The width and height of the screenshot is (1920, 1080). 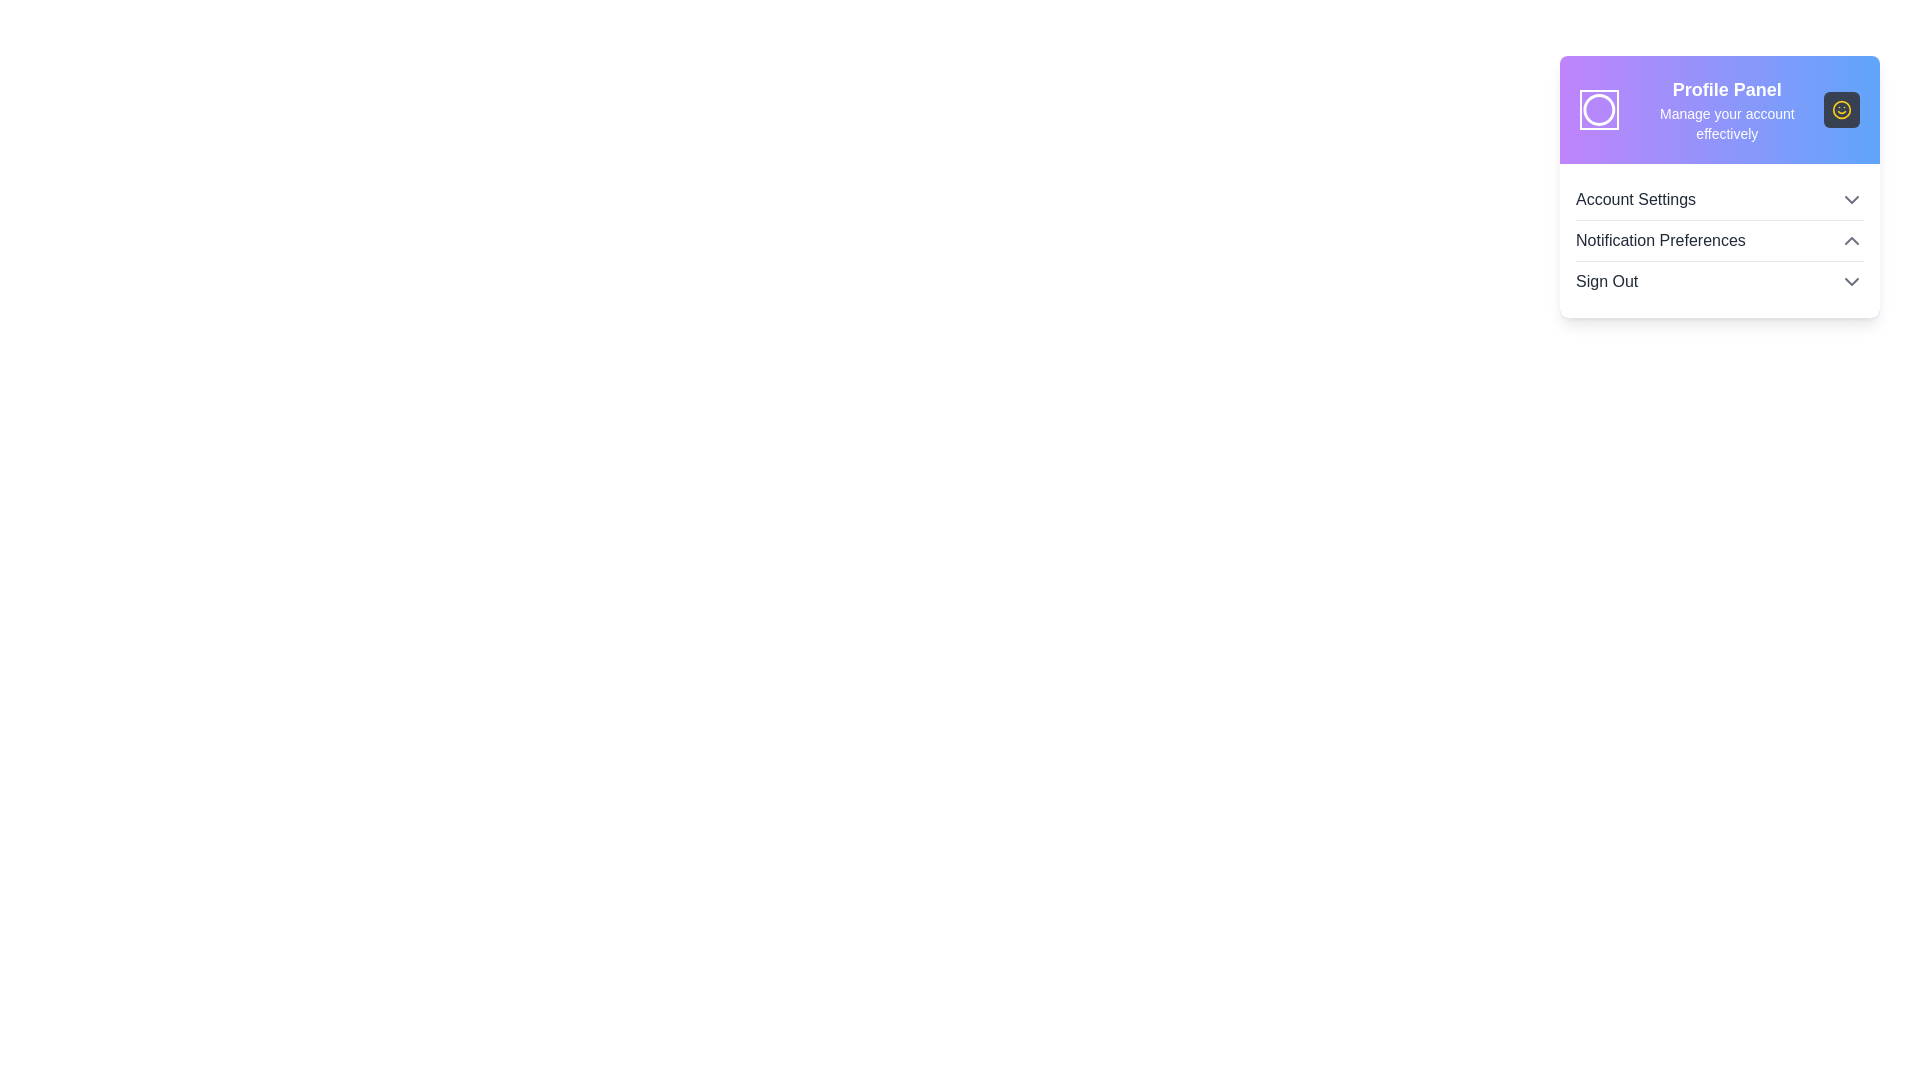 I want to click on the Dropdown indicator located in the top-right corner of the 'Account Settings' section, so click(x=1851, y=200).